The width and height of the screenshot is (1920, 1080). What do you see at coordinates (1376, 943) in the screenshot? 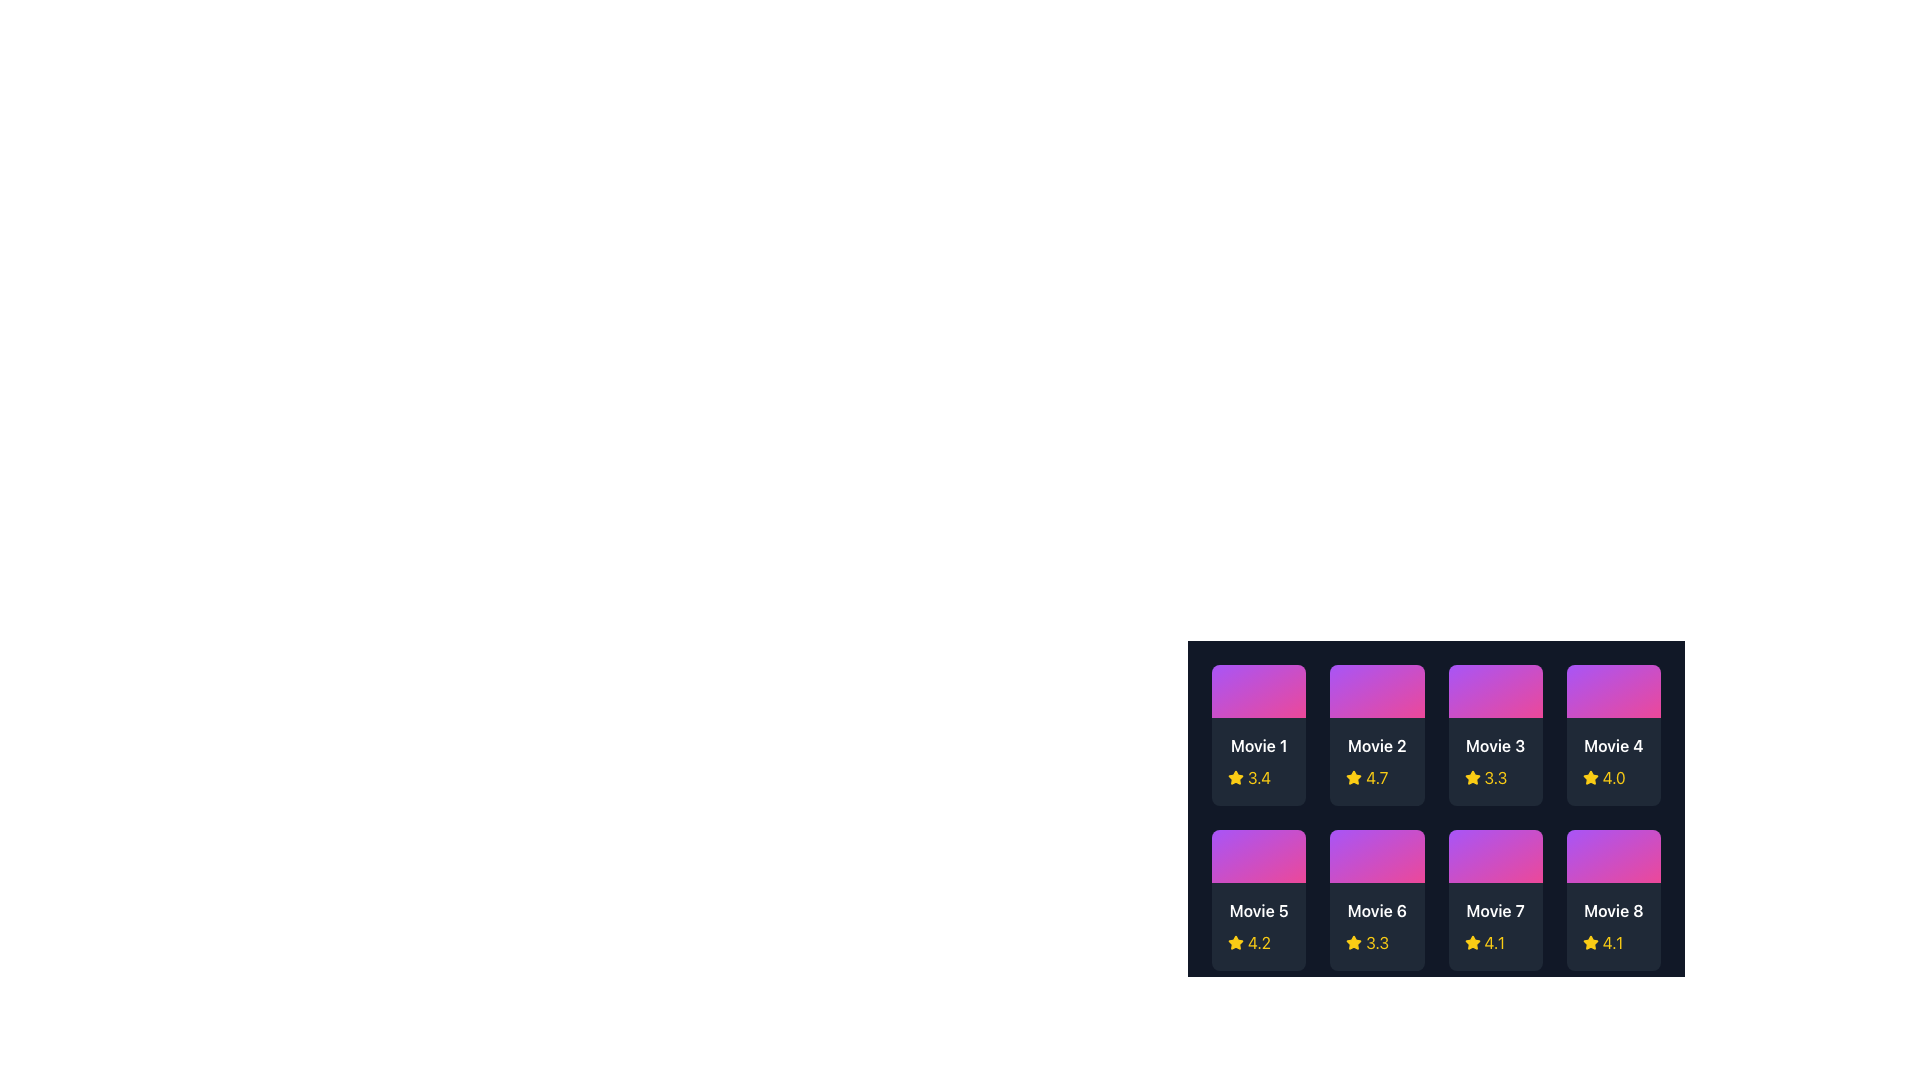
I see `the numerical text label displaying '3.3' in yellow, located to the right of a star icon within the 'Movie 6' card` at bounding box center [1376, 943].